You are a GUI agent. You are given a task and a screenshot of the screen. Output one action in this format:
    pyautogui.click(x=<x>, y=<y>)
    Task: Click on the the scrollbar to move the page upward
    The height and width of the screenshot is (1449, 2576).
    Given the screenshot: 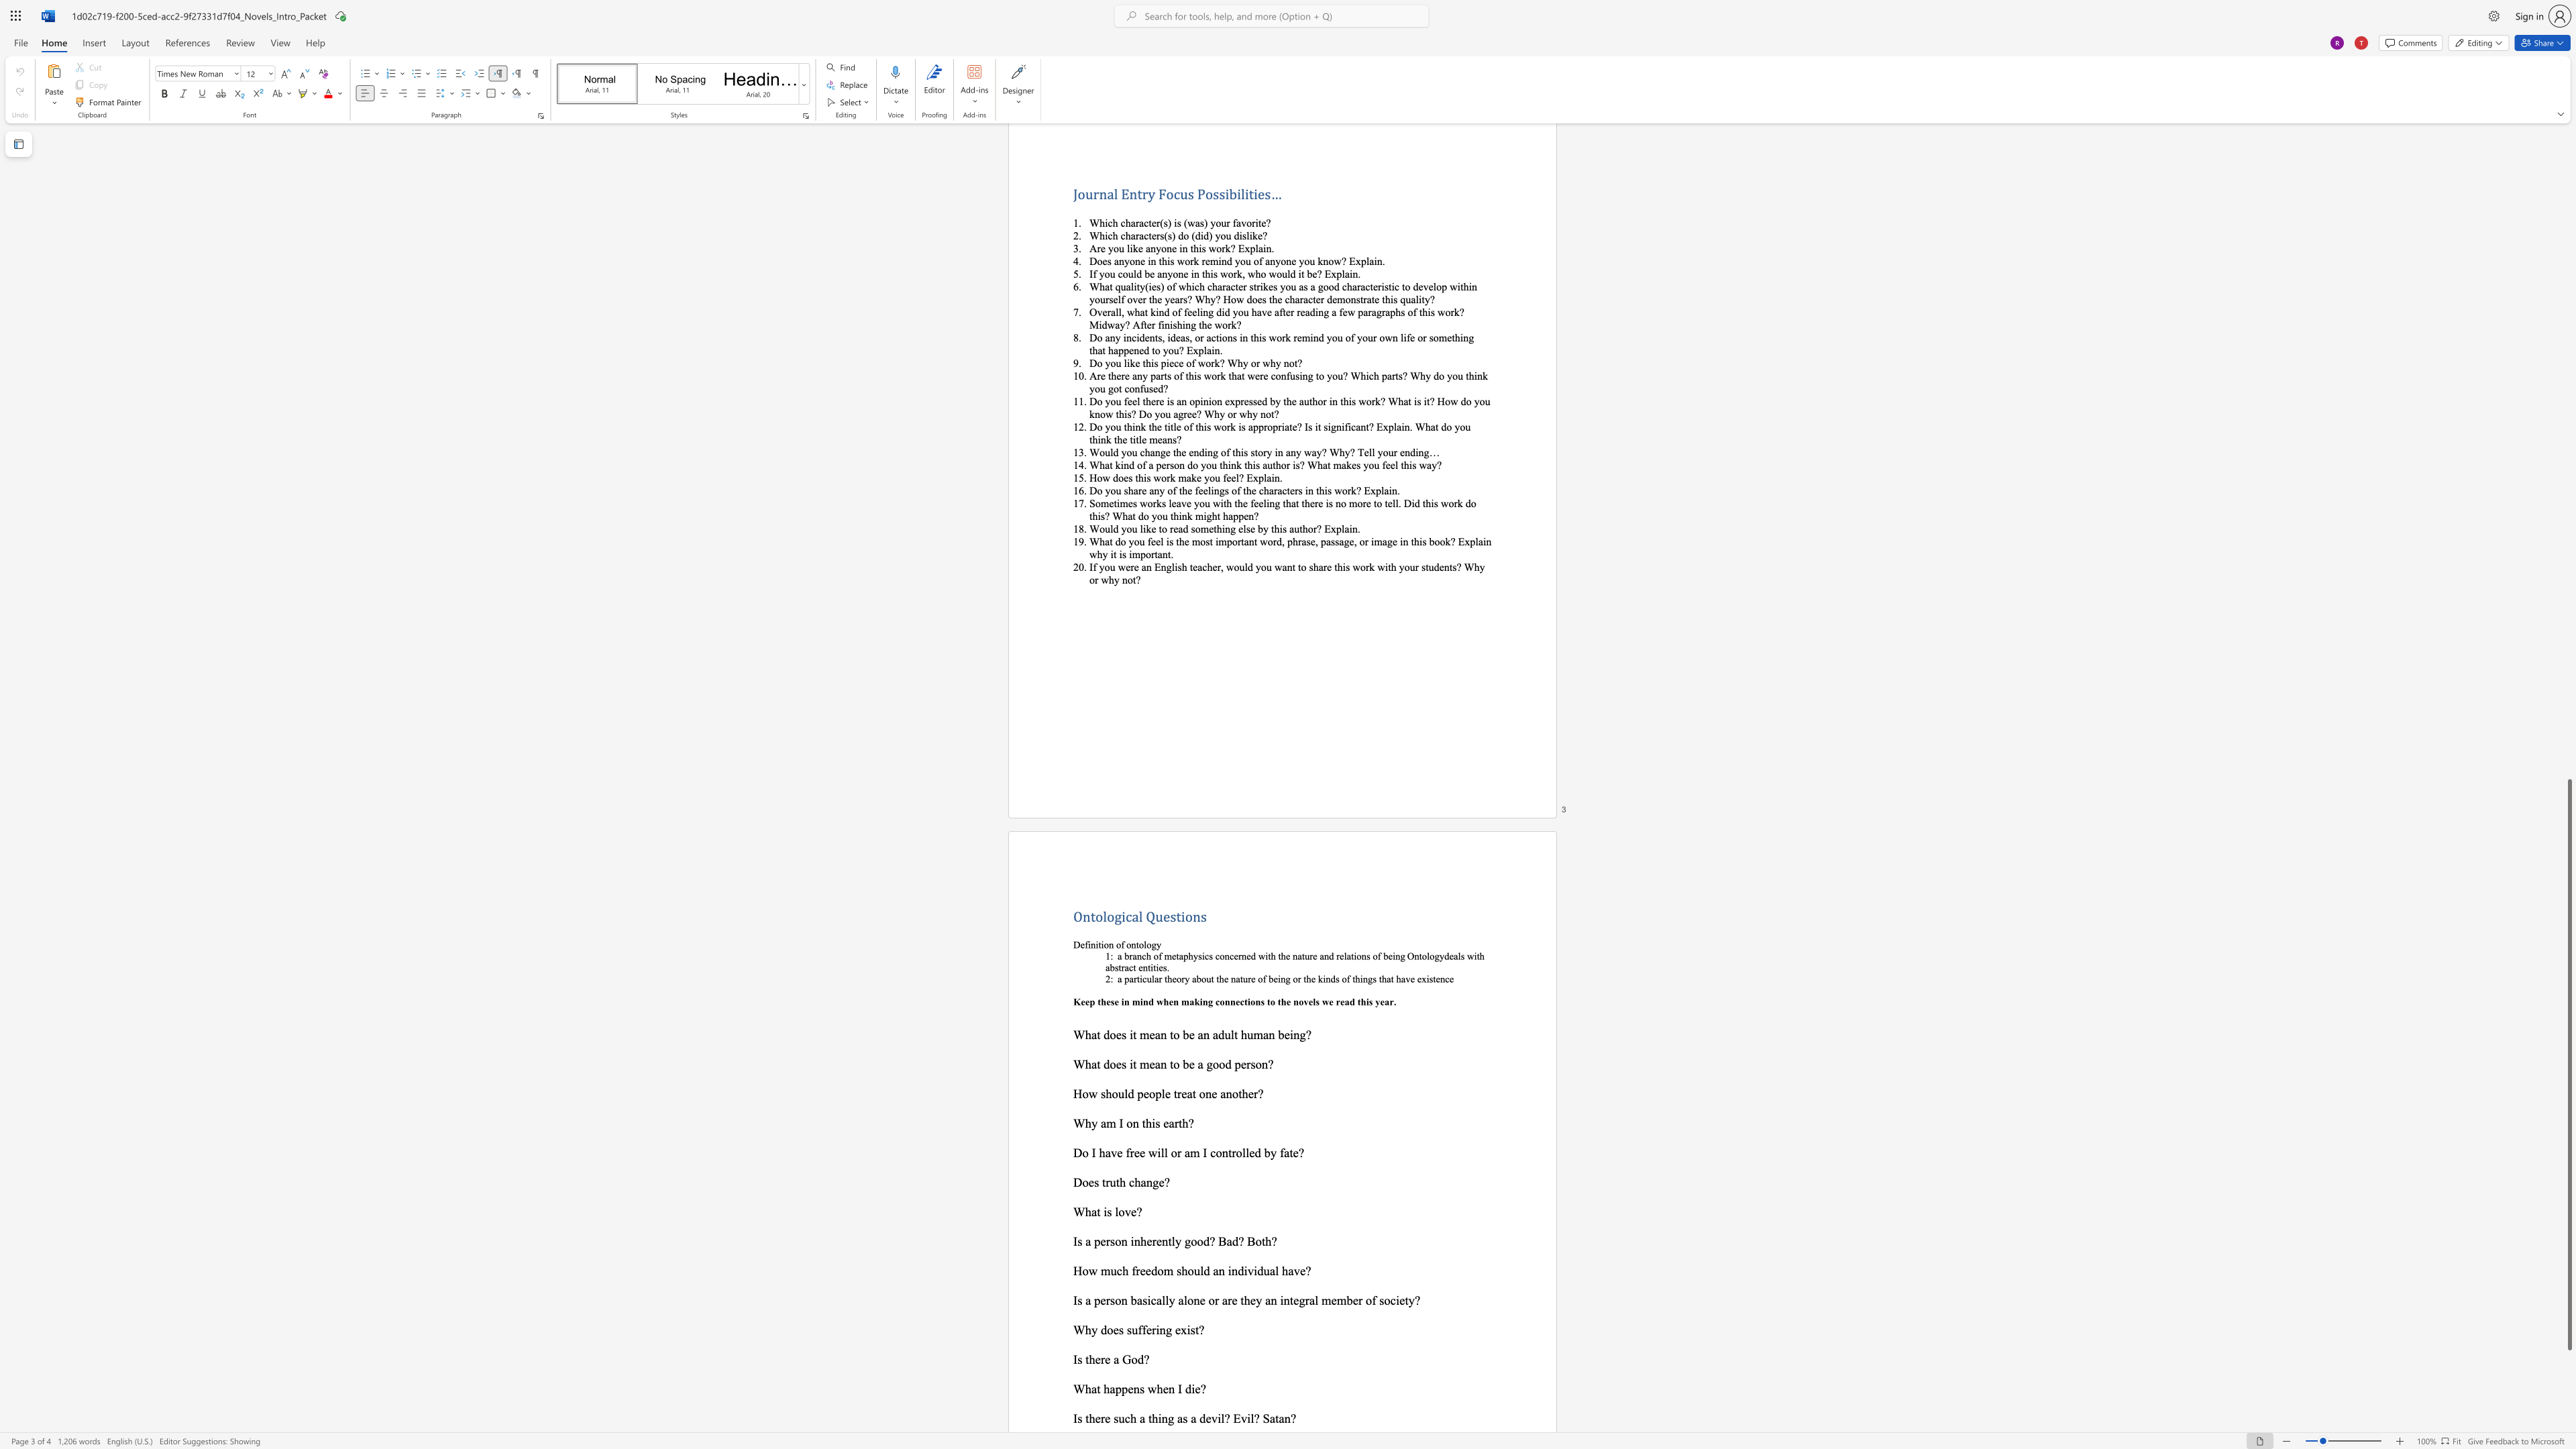 What is the action you would take?
    pyautogui.click(x=2568, y=724)
    